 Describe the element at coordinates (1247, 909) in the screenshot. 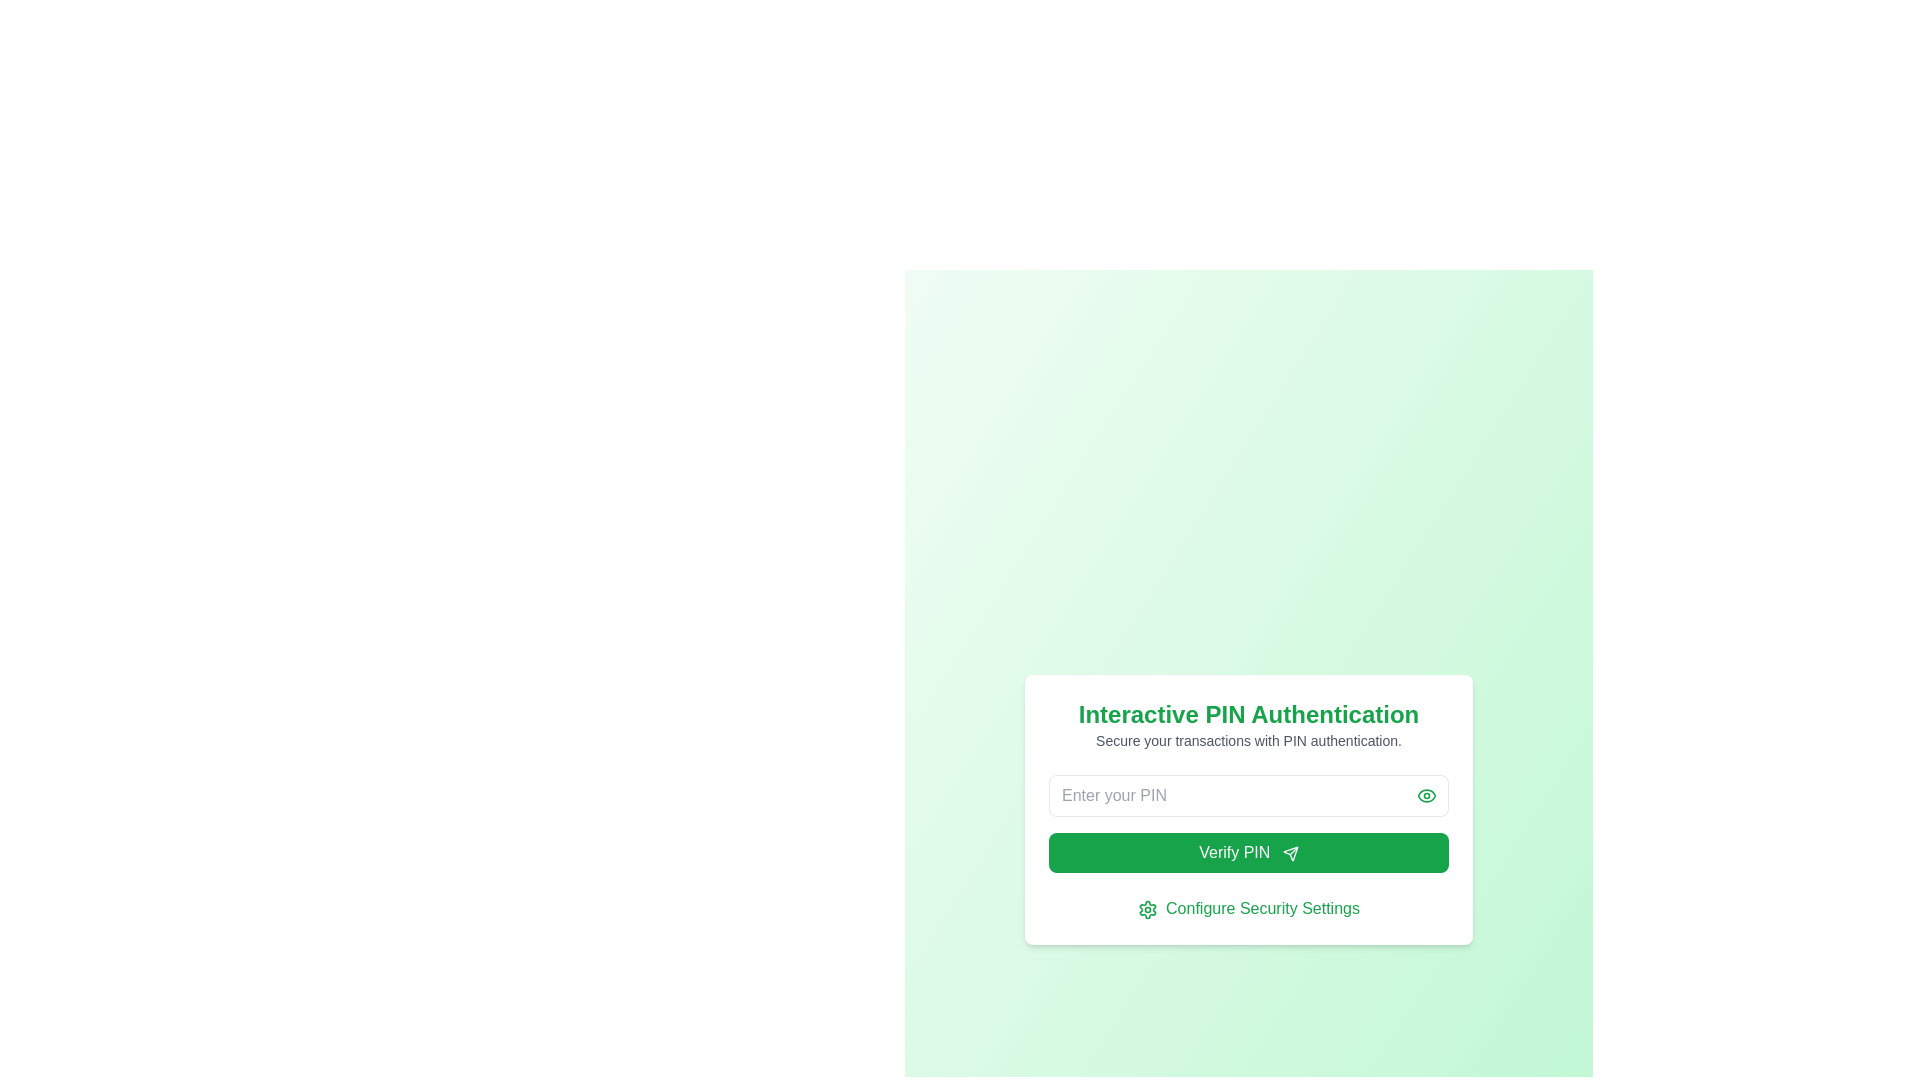

I see `the text label 'Configure Security Settings' with the gear icon, located at the bottom of the 'Interactive PIN Authentication' box, which is the last element under the 'Verify PIN' button` at that location.